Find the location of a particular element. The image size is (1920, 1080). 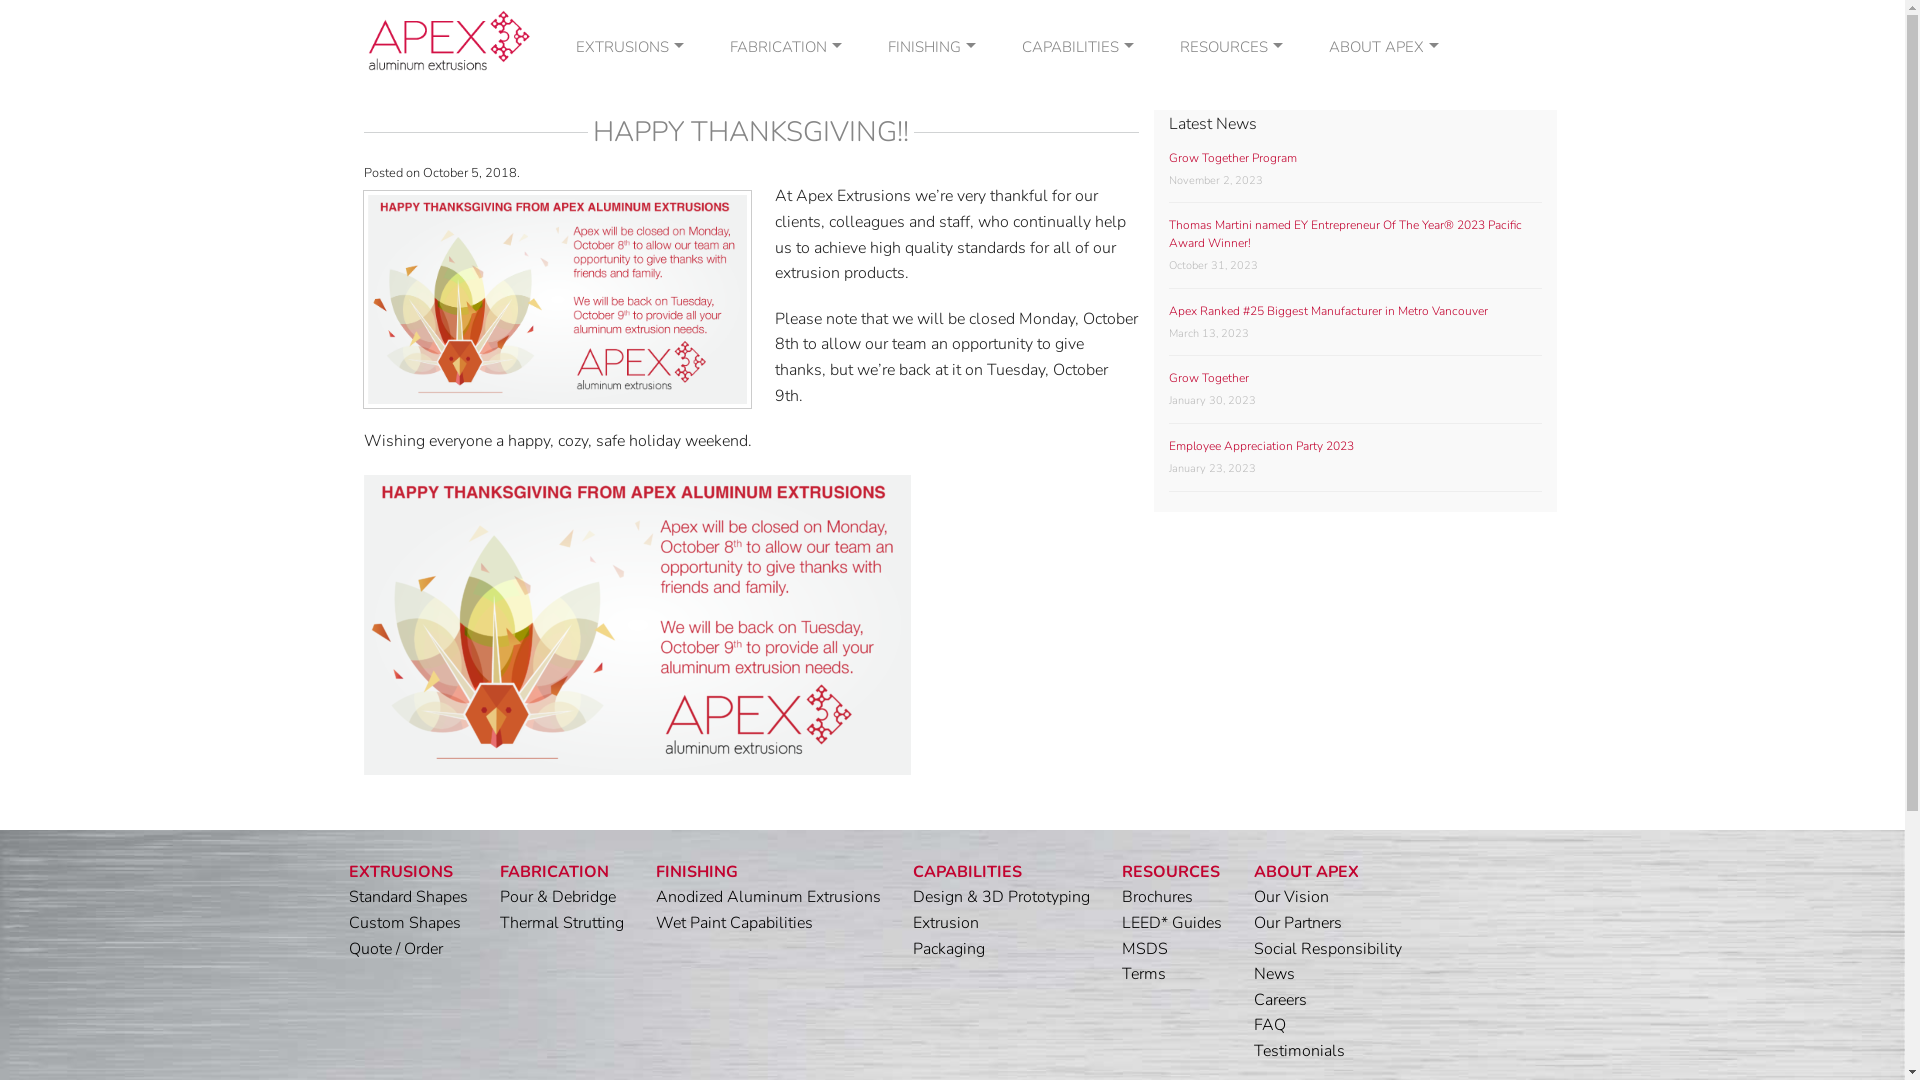

'Custom Shapes' is located at coordinates (347, 922).